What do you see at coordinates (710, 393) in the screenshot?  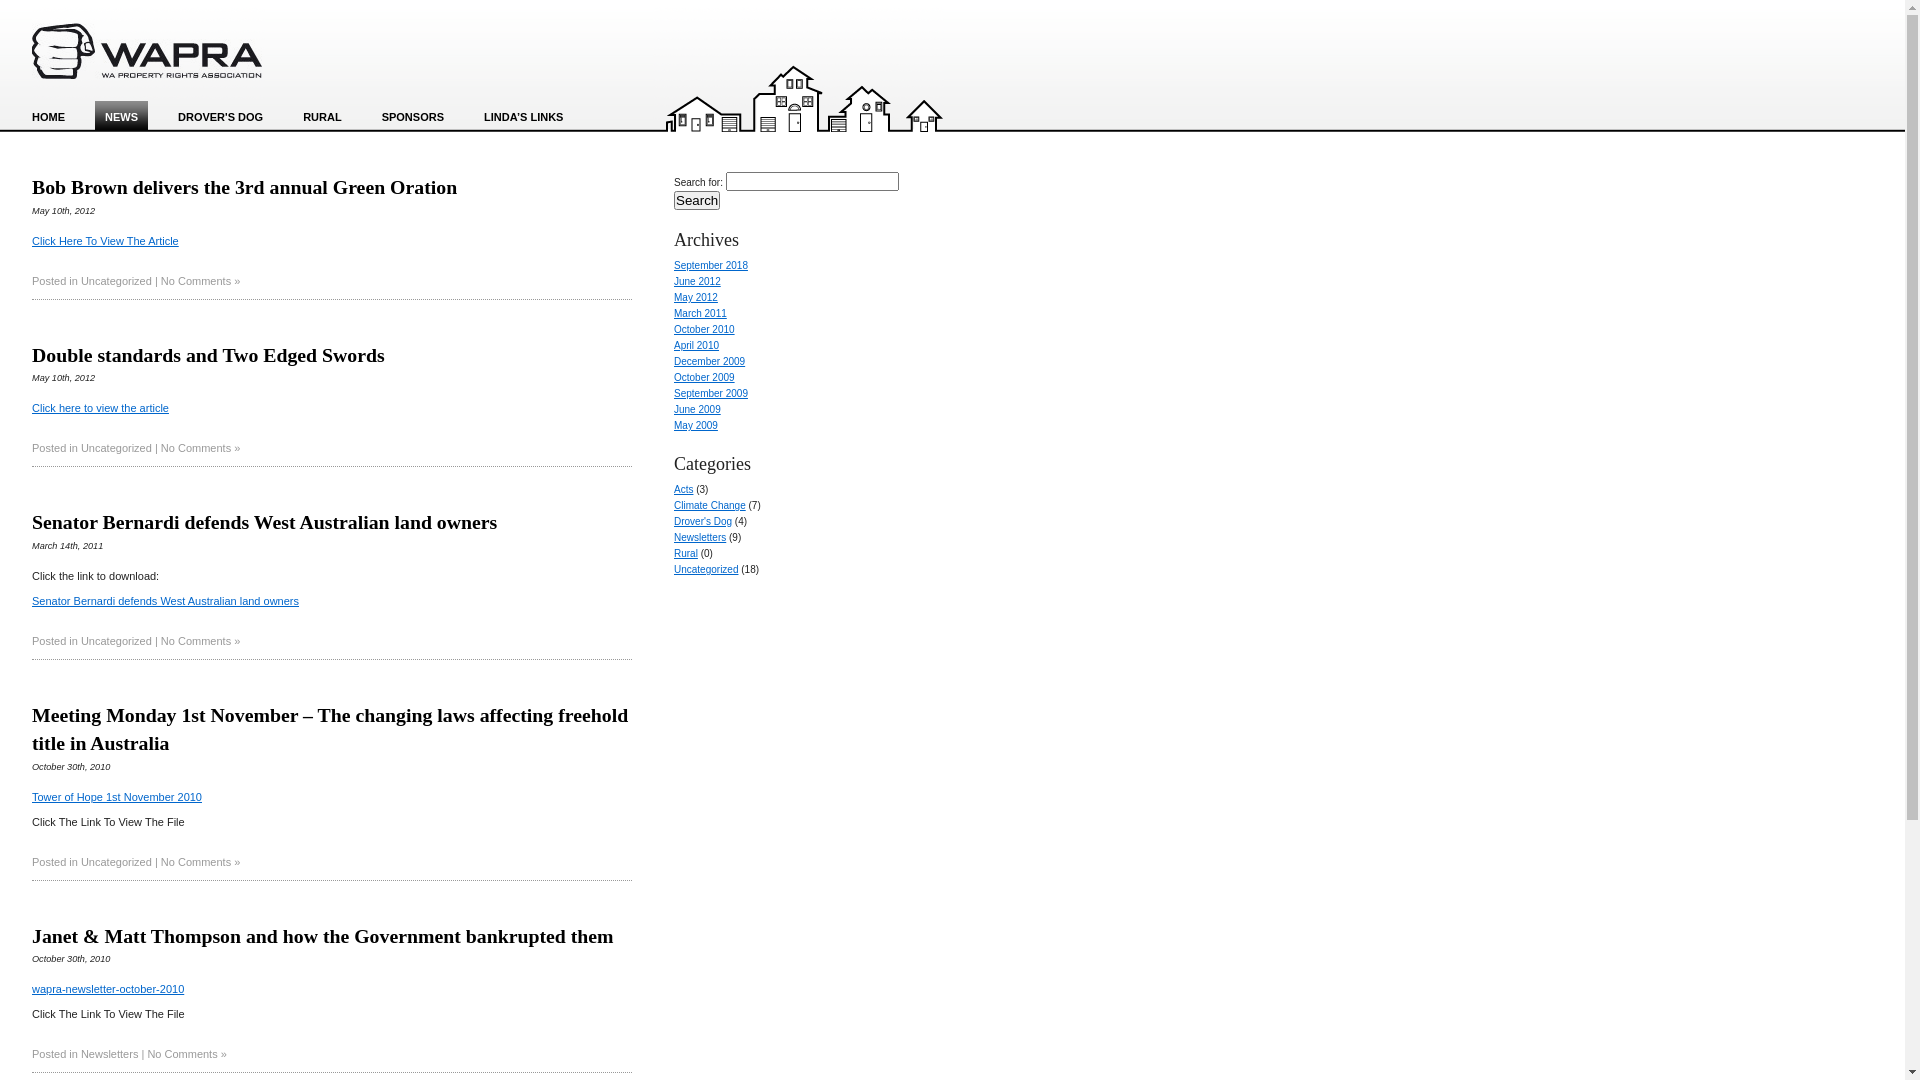 I see `'September 2009'` at bounding box center [710, 393].